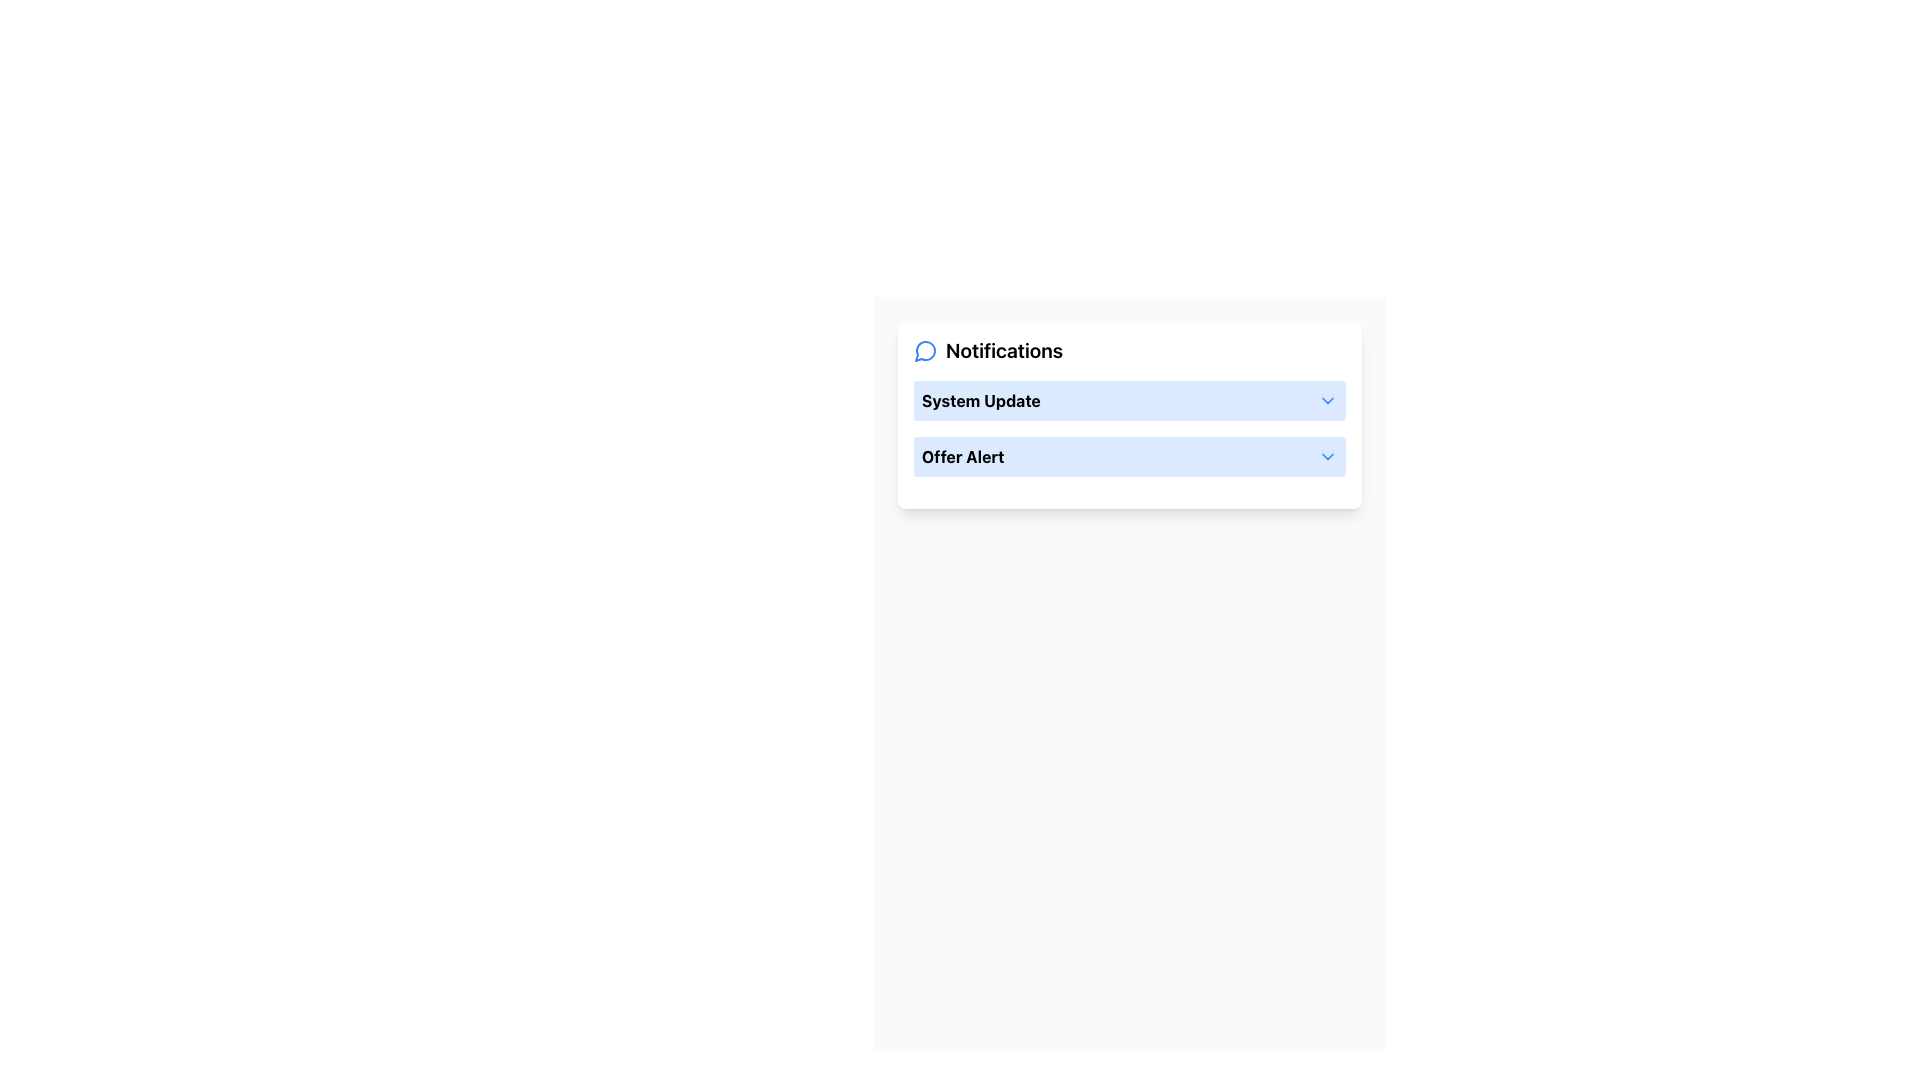  I want to click on the chevron icon located to the far right of the 'Offer Alert' section, so click(1328, 456).